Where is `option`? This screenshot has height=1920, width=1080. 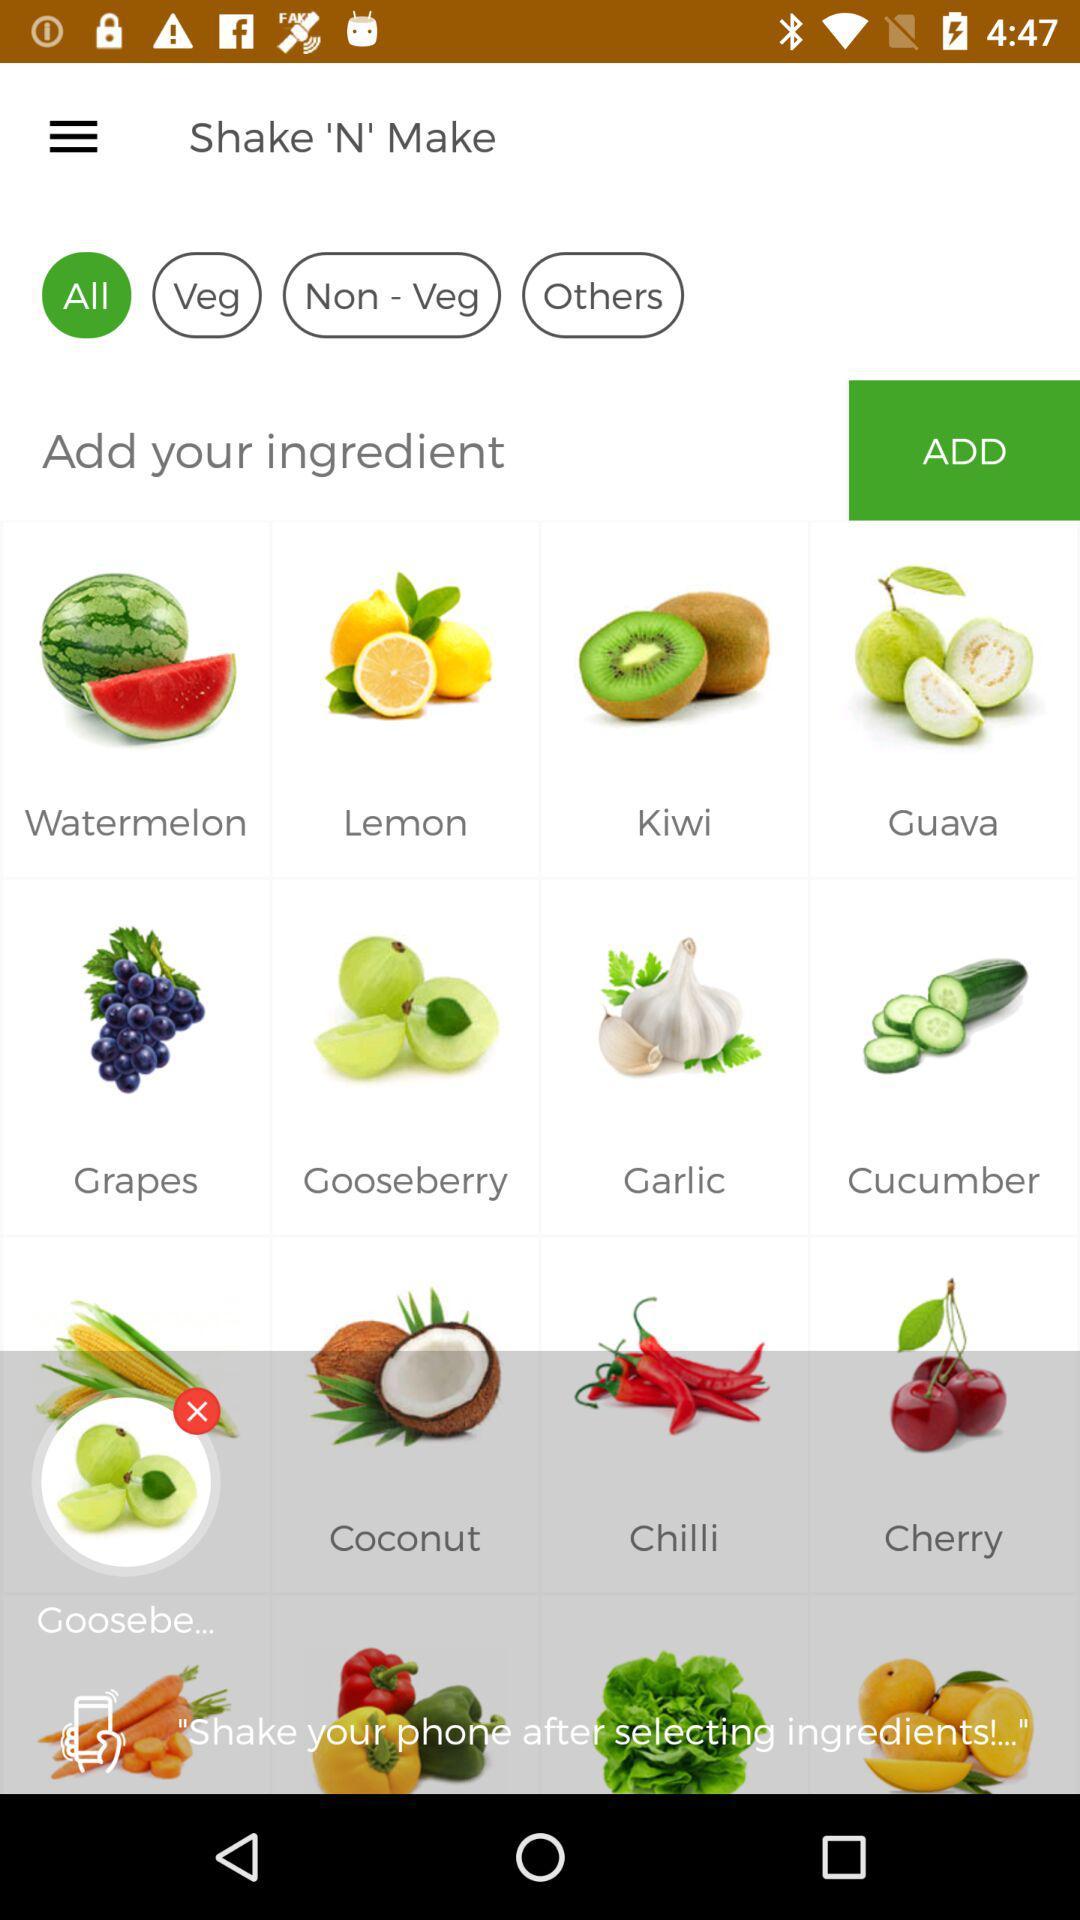
option is located at coordinates (196, 1410).